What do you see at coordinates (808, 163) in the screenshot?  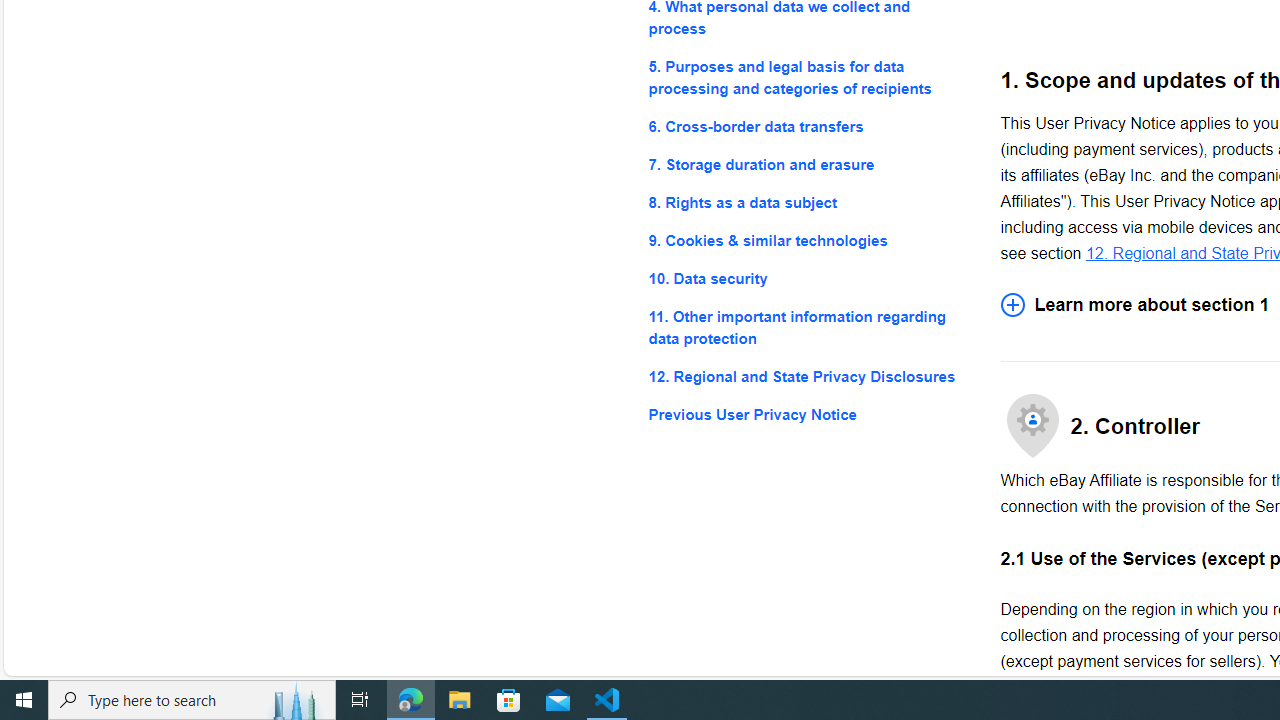 I see `'7. Storage duration and erasure'` at bounding box center [808, 163].